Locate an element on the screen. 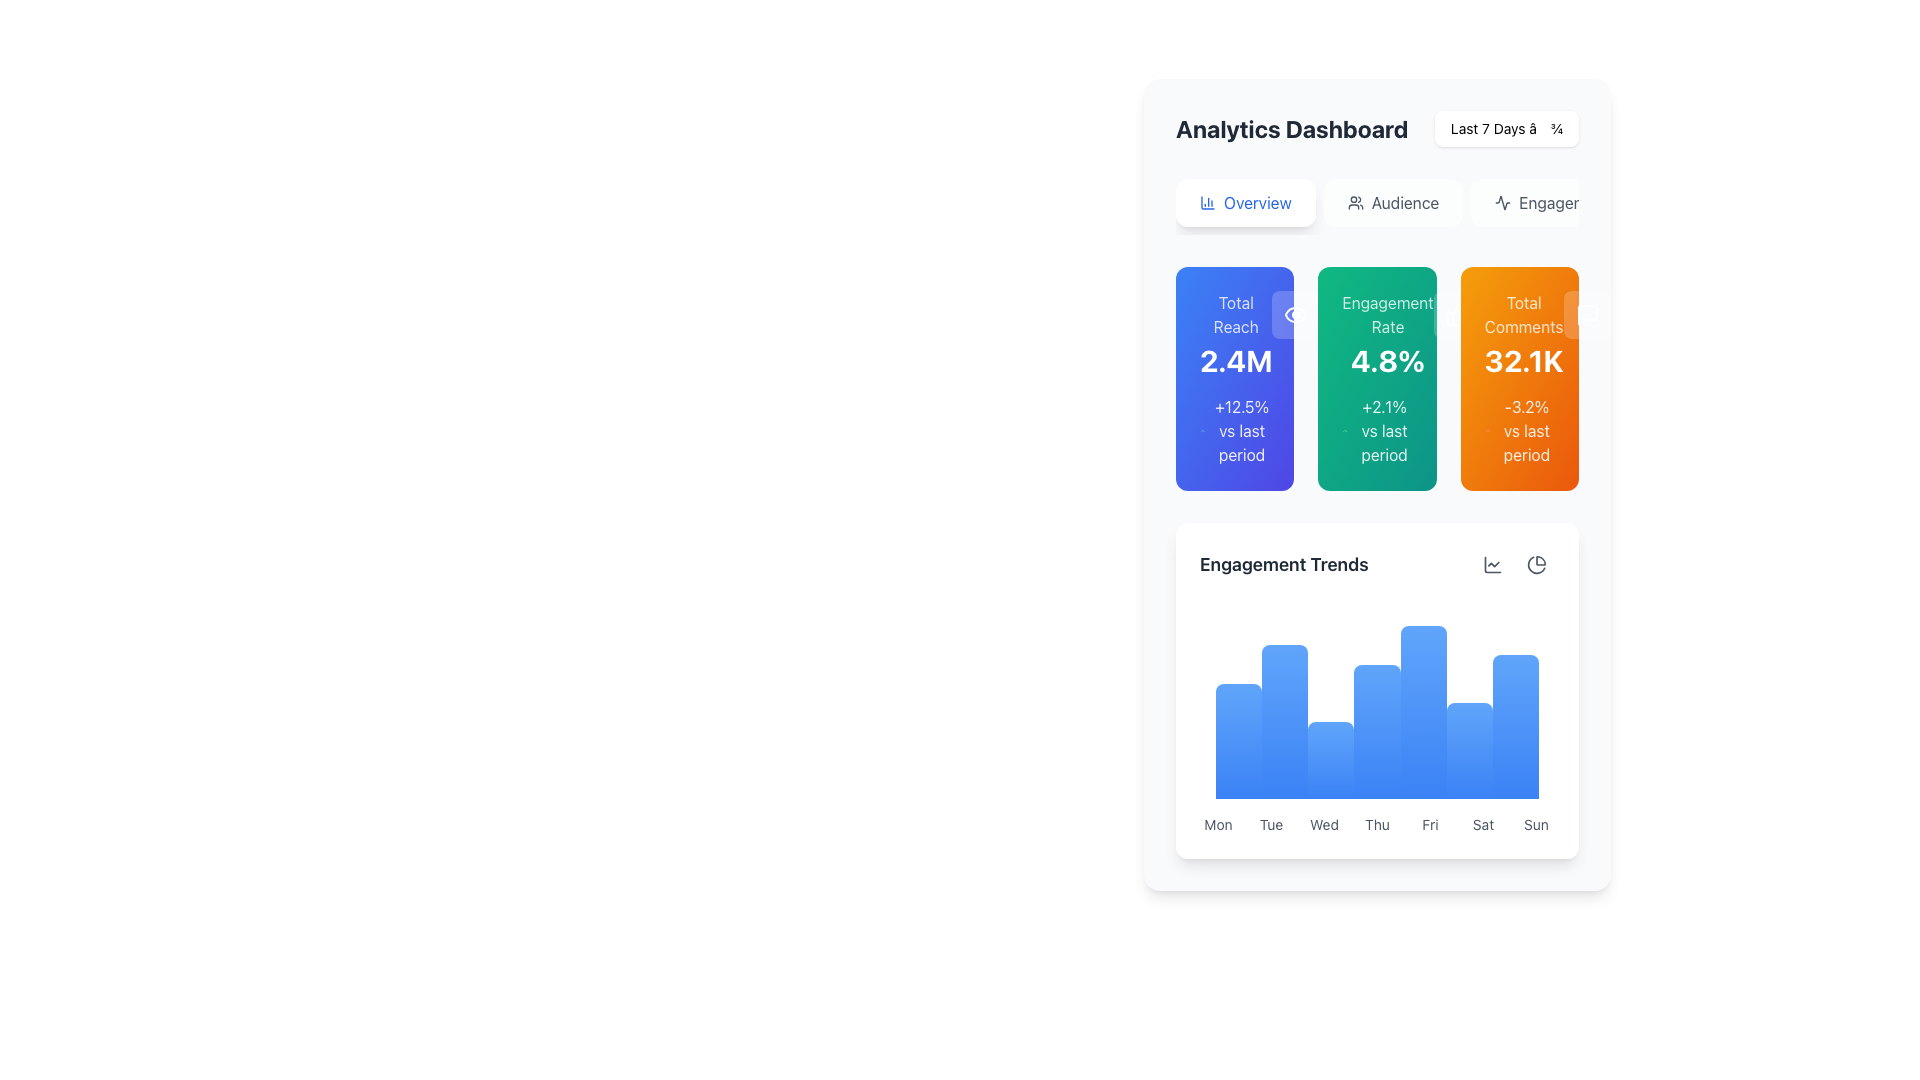  the 'Engagement' button, which is styled with a heartbeat icon and is the third button in the navigation row under 'Analytics Dashboard' is located at coordinates (1551, 203).